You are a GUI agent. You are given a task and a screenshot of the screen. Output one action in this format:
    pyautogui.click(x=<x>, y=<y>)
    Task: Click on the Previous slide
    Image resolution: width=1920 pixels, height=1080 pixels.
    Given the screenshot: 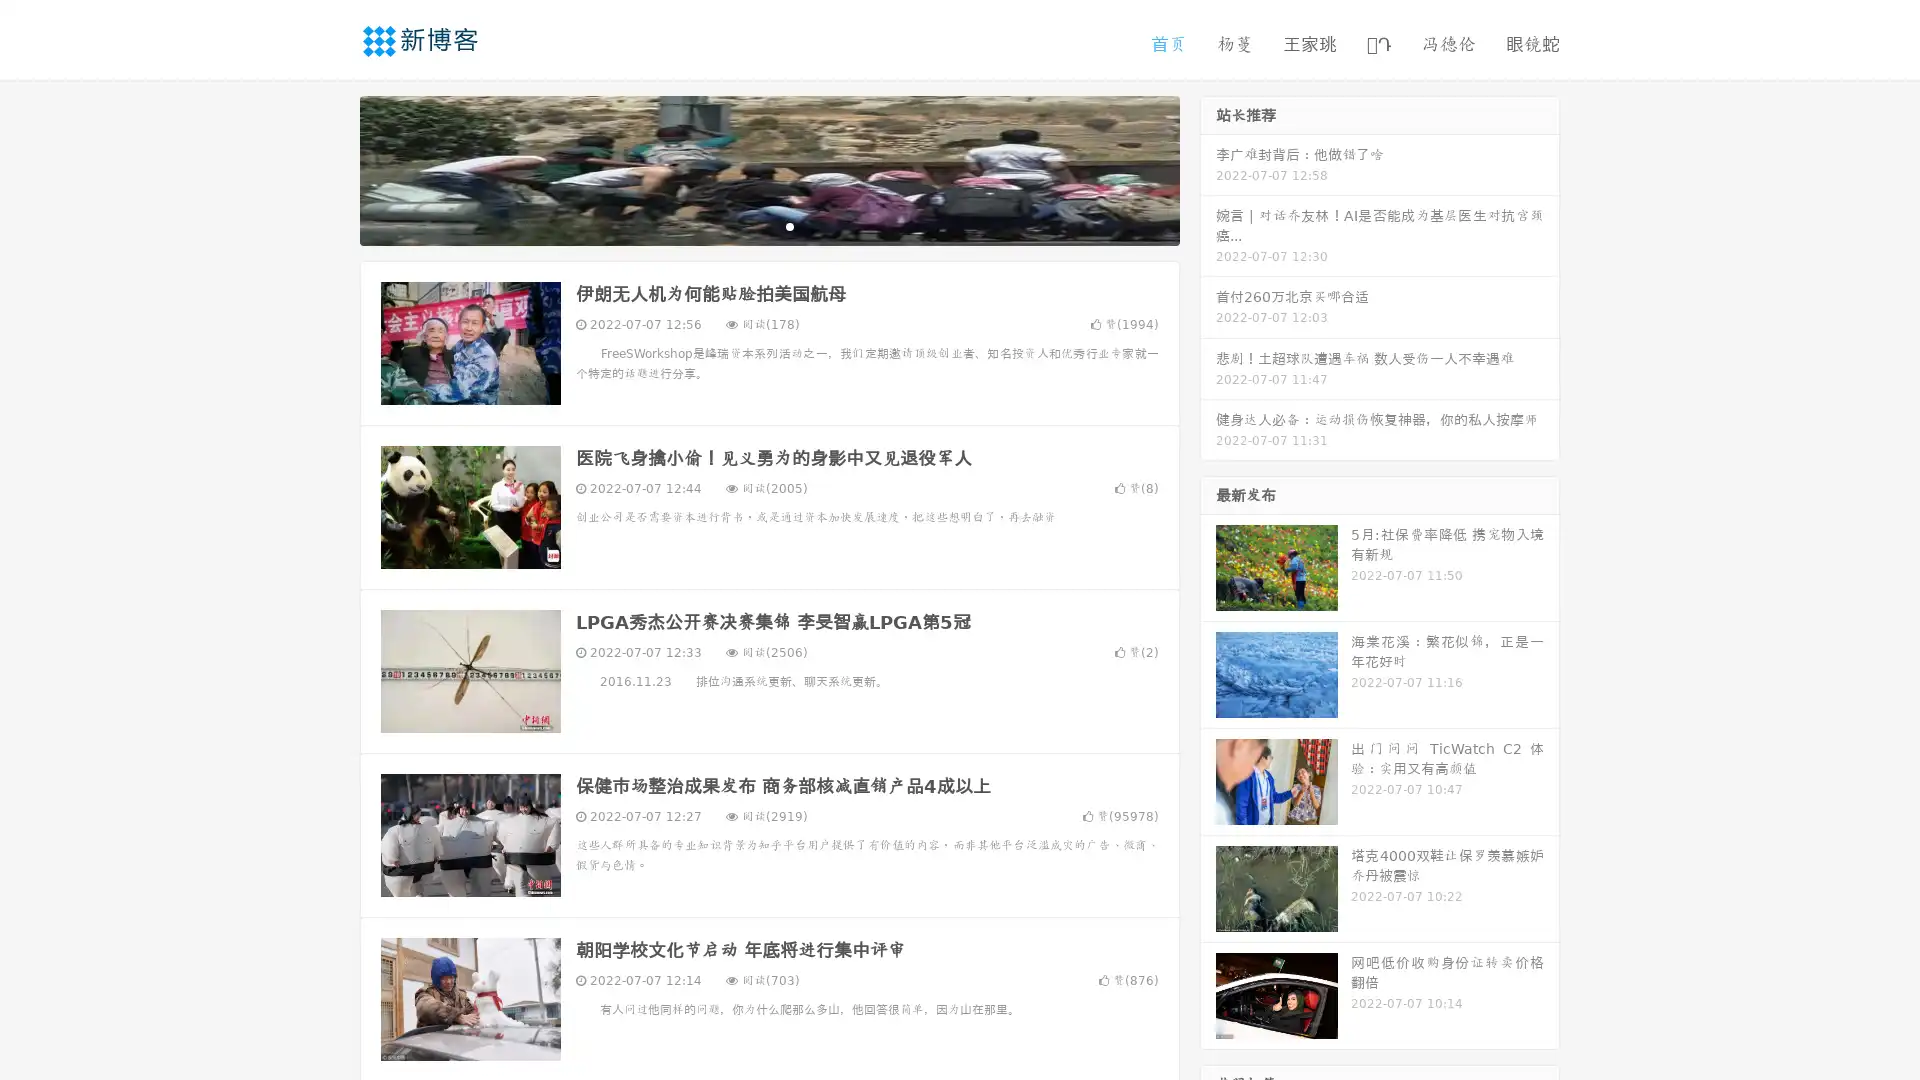 What is the action you would take?
    pyautogui.click(x=330, y=168)
    